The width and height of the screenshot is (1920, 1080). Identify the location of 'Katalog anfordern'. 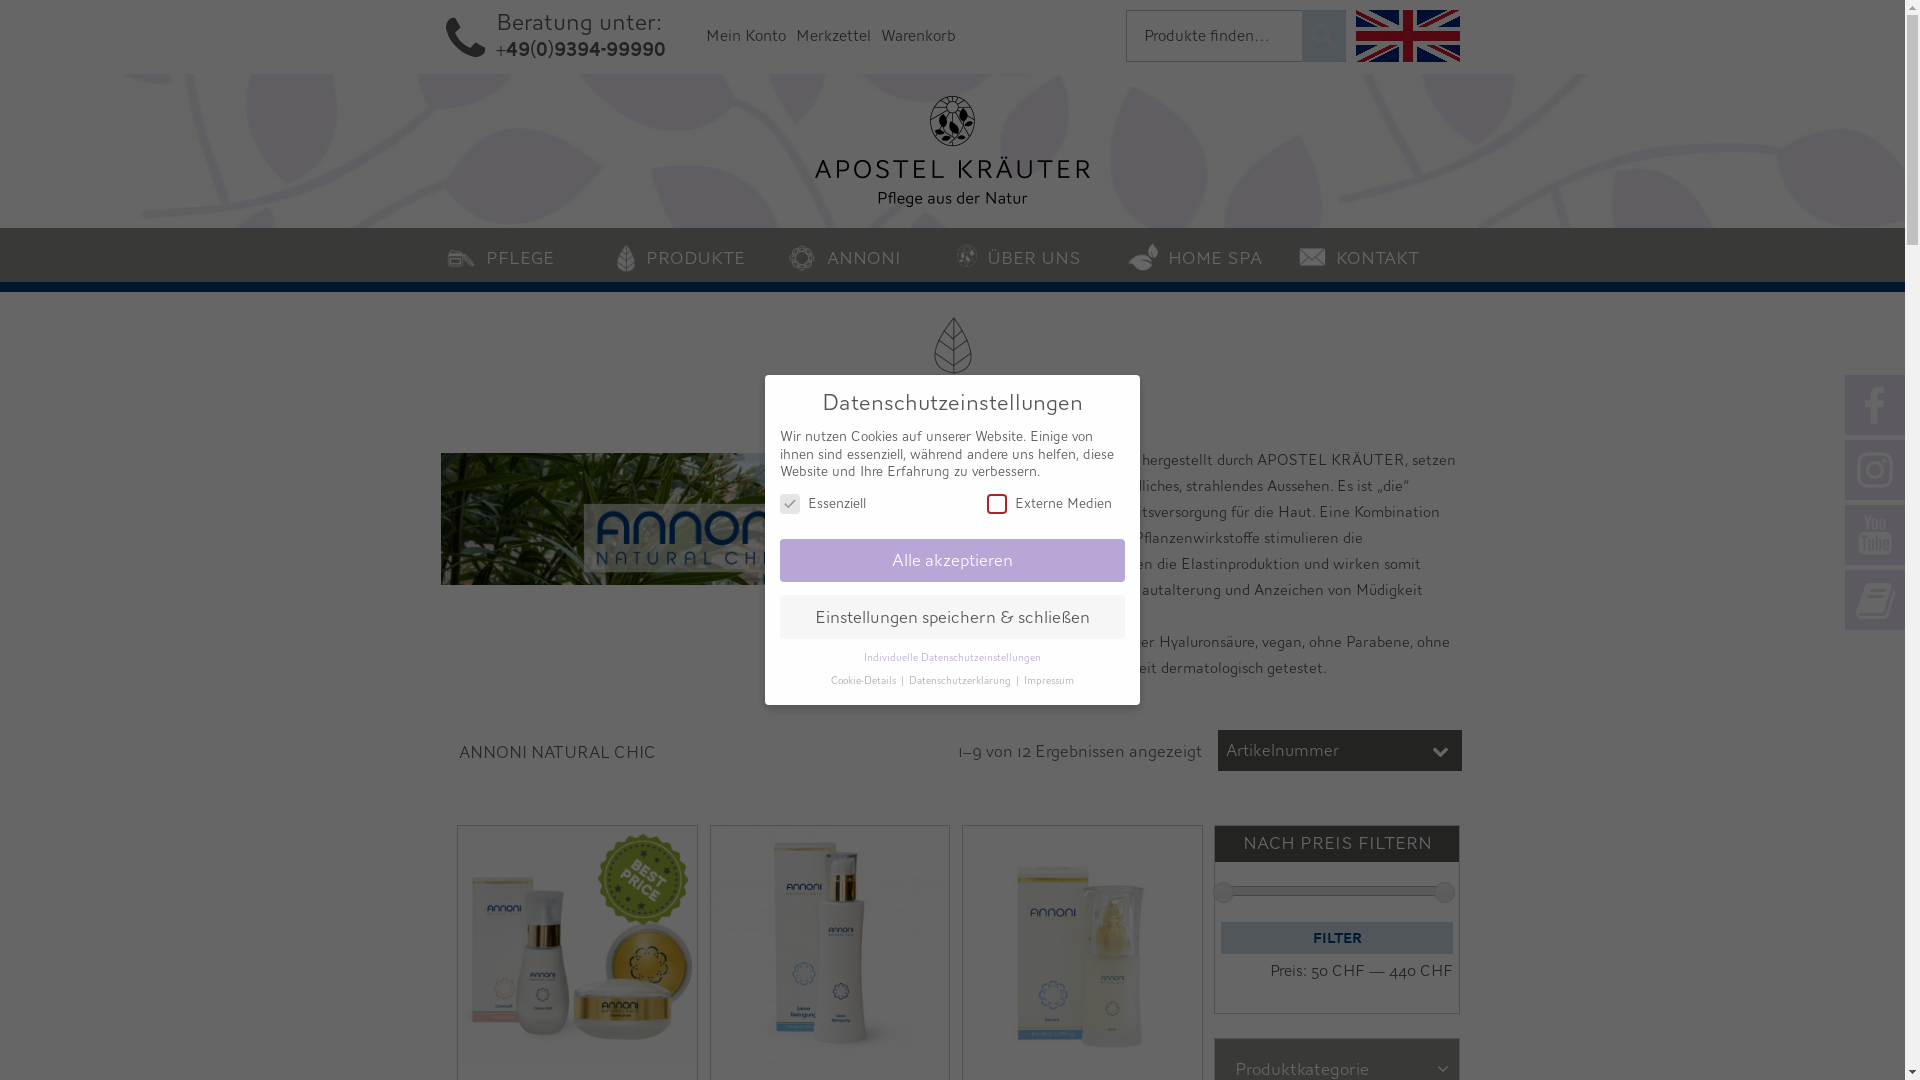
(1874, 599).